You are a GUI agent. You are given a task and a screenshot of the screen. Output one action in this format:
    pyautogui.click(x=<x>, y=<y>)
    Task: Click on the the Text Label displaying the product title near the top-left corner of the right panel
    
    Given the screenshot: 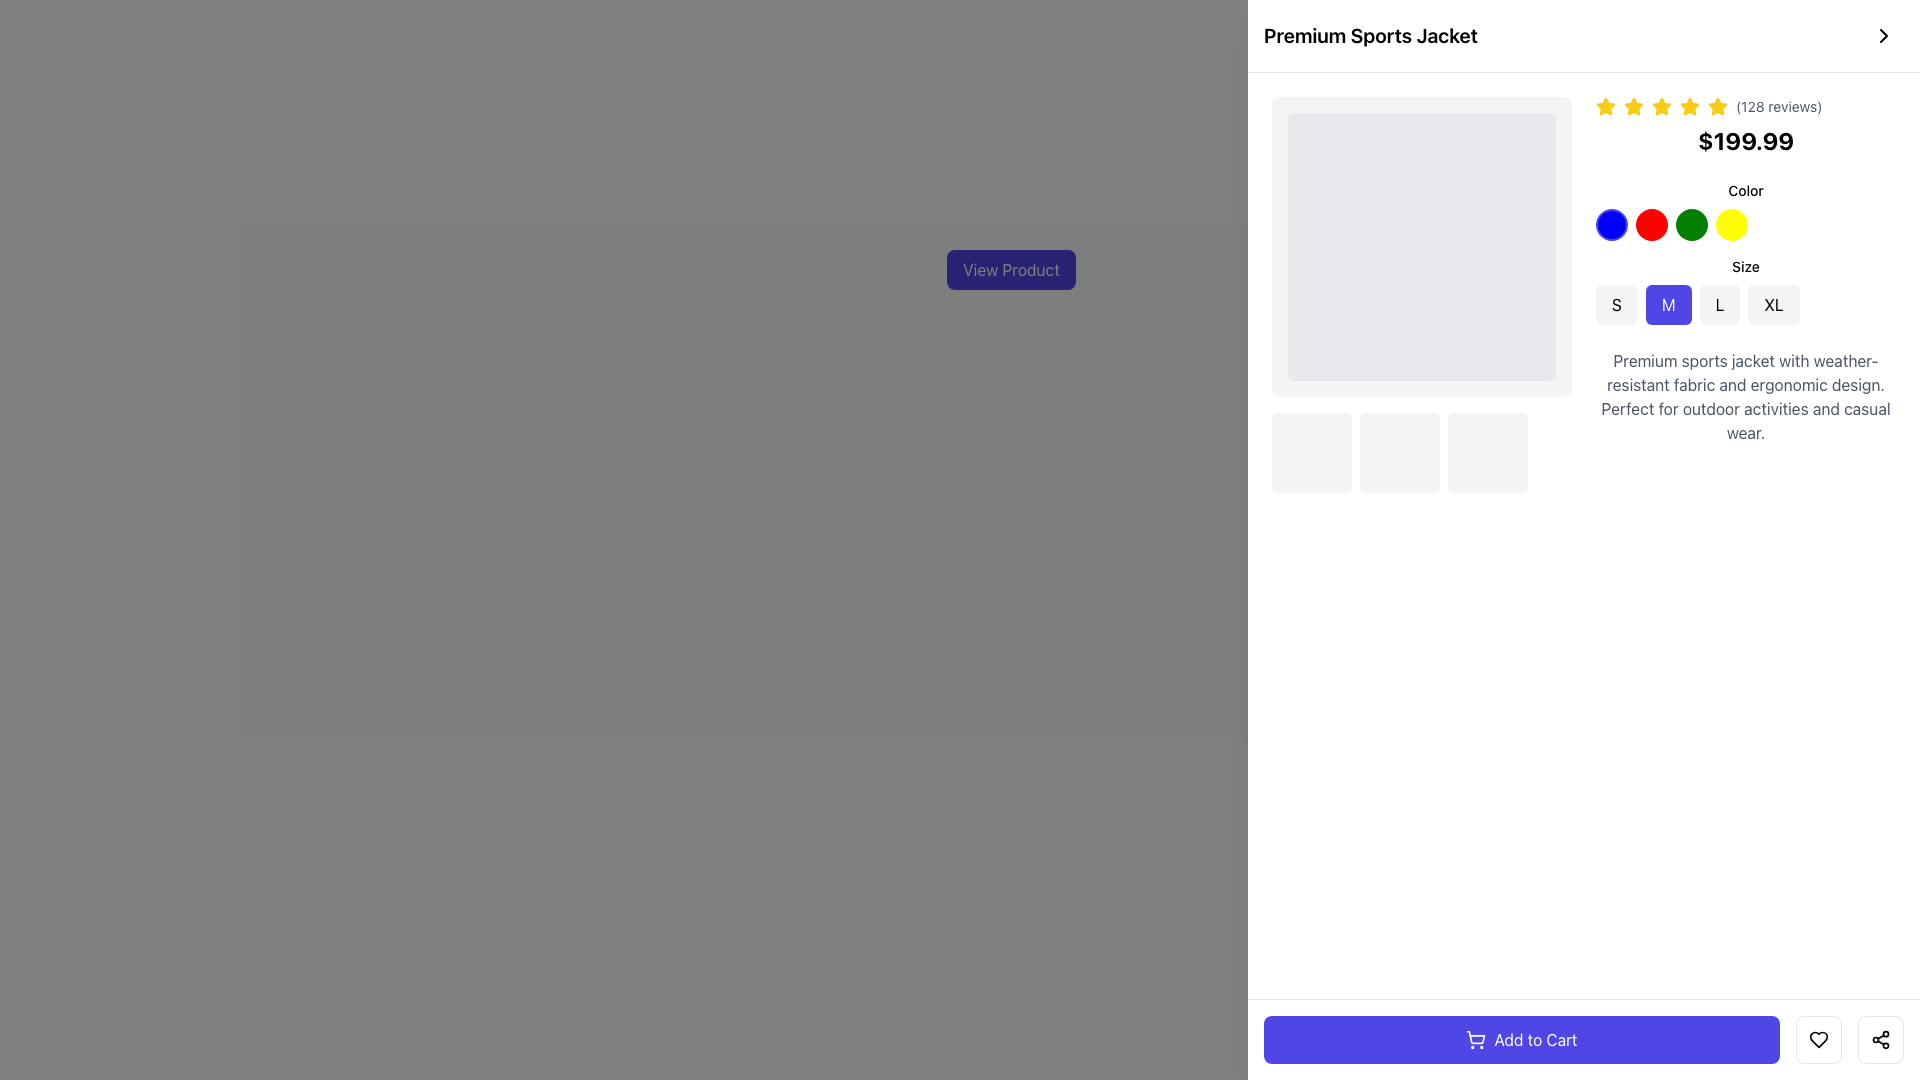 What is the action you would take?
    pyautogui.click(x=1369, y=35)
    